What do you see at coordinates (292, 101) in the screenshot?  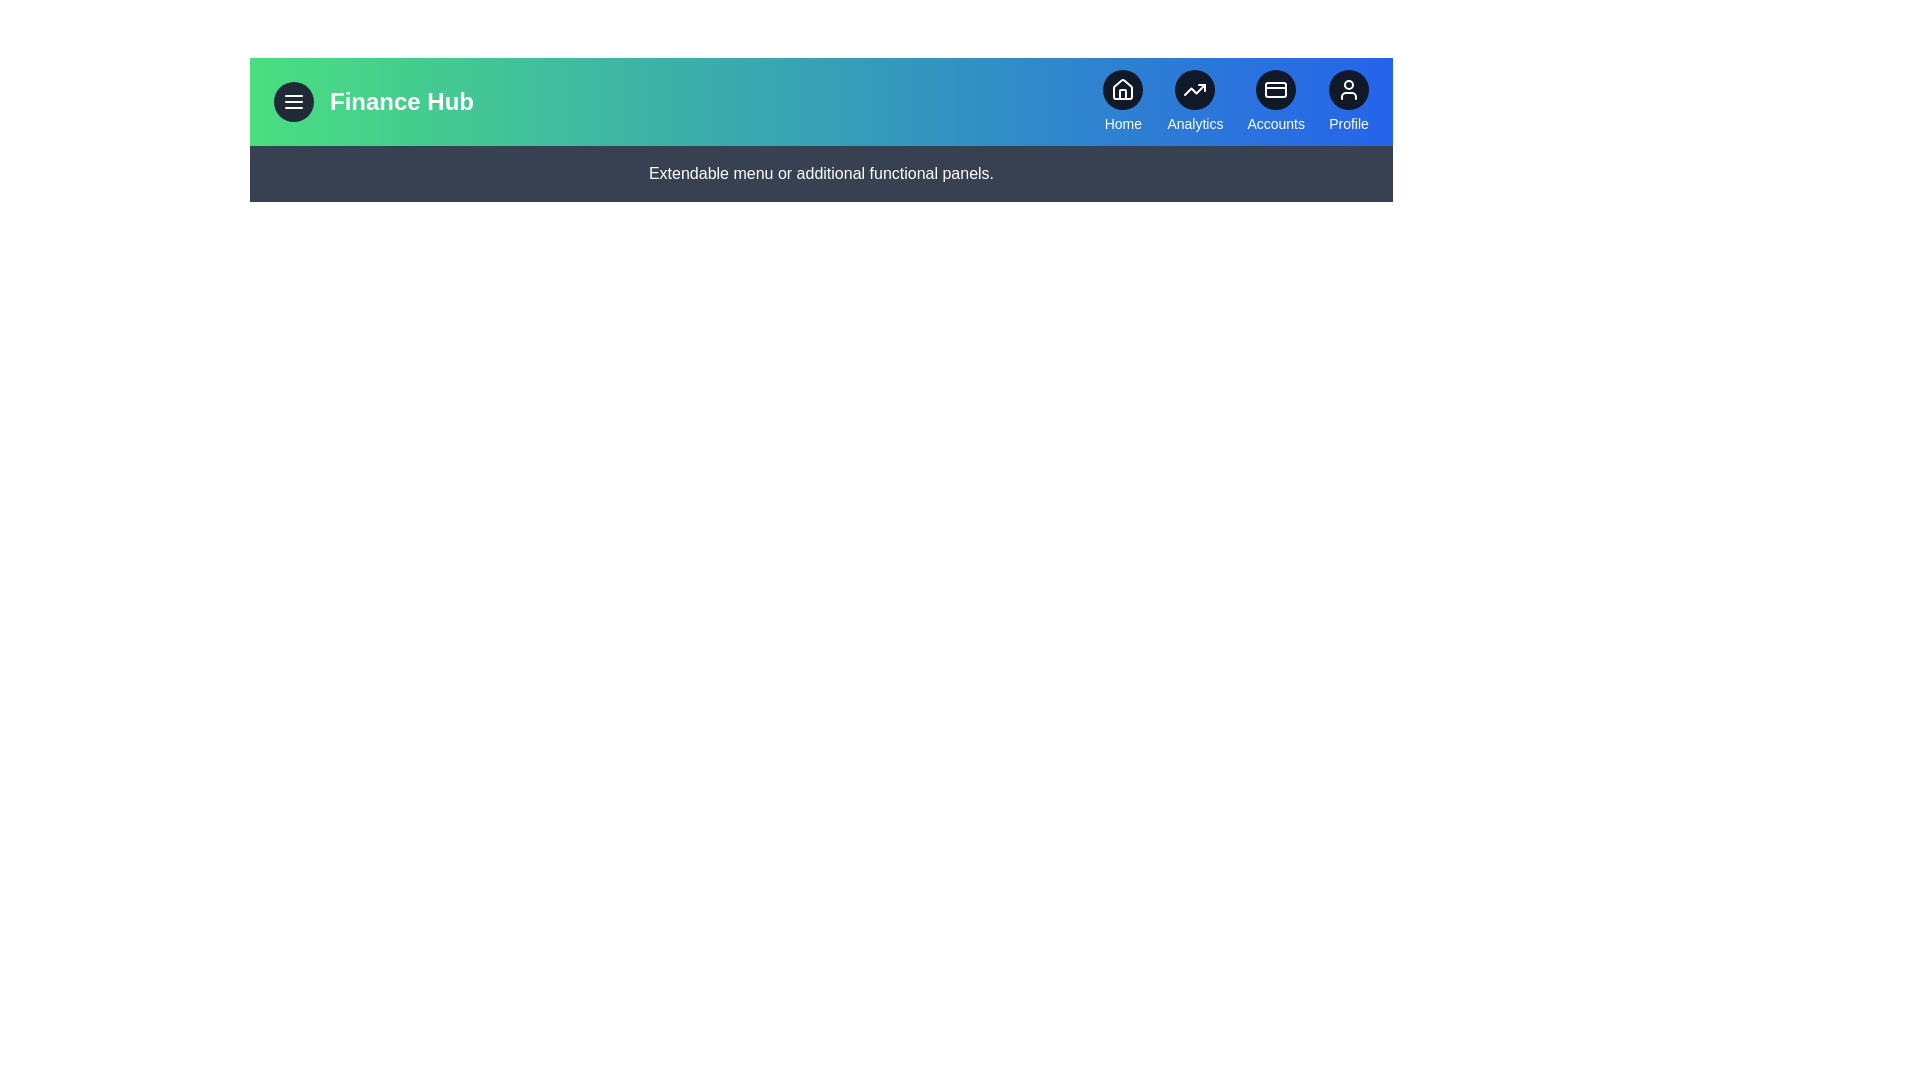 I see `the menu button to toggle the visibility of the menu panel` at bounding box center [292, 101].